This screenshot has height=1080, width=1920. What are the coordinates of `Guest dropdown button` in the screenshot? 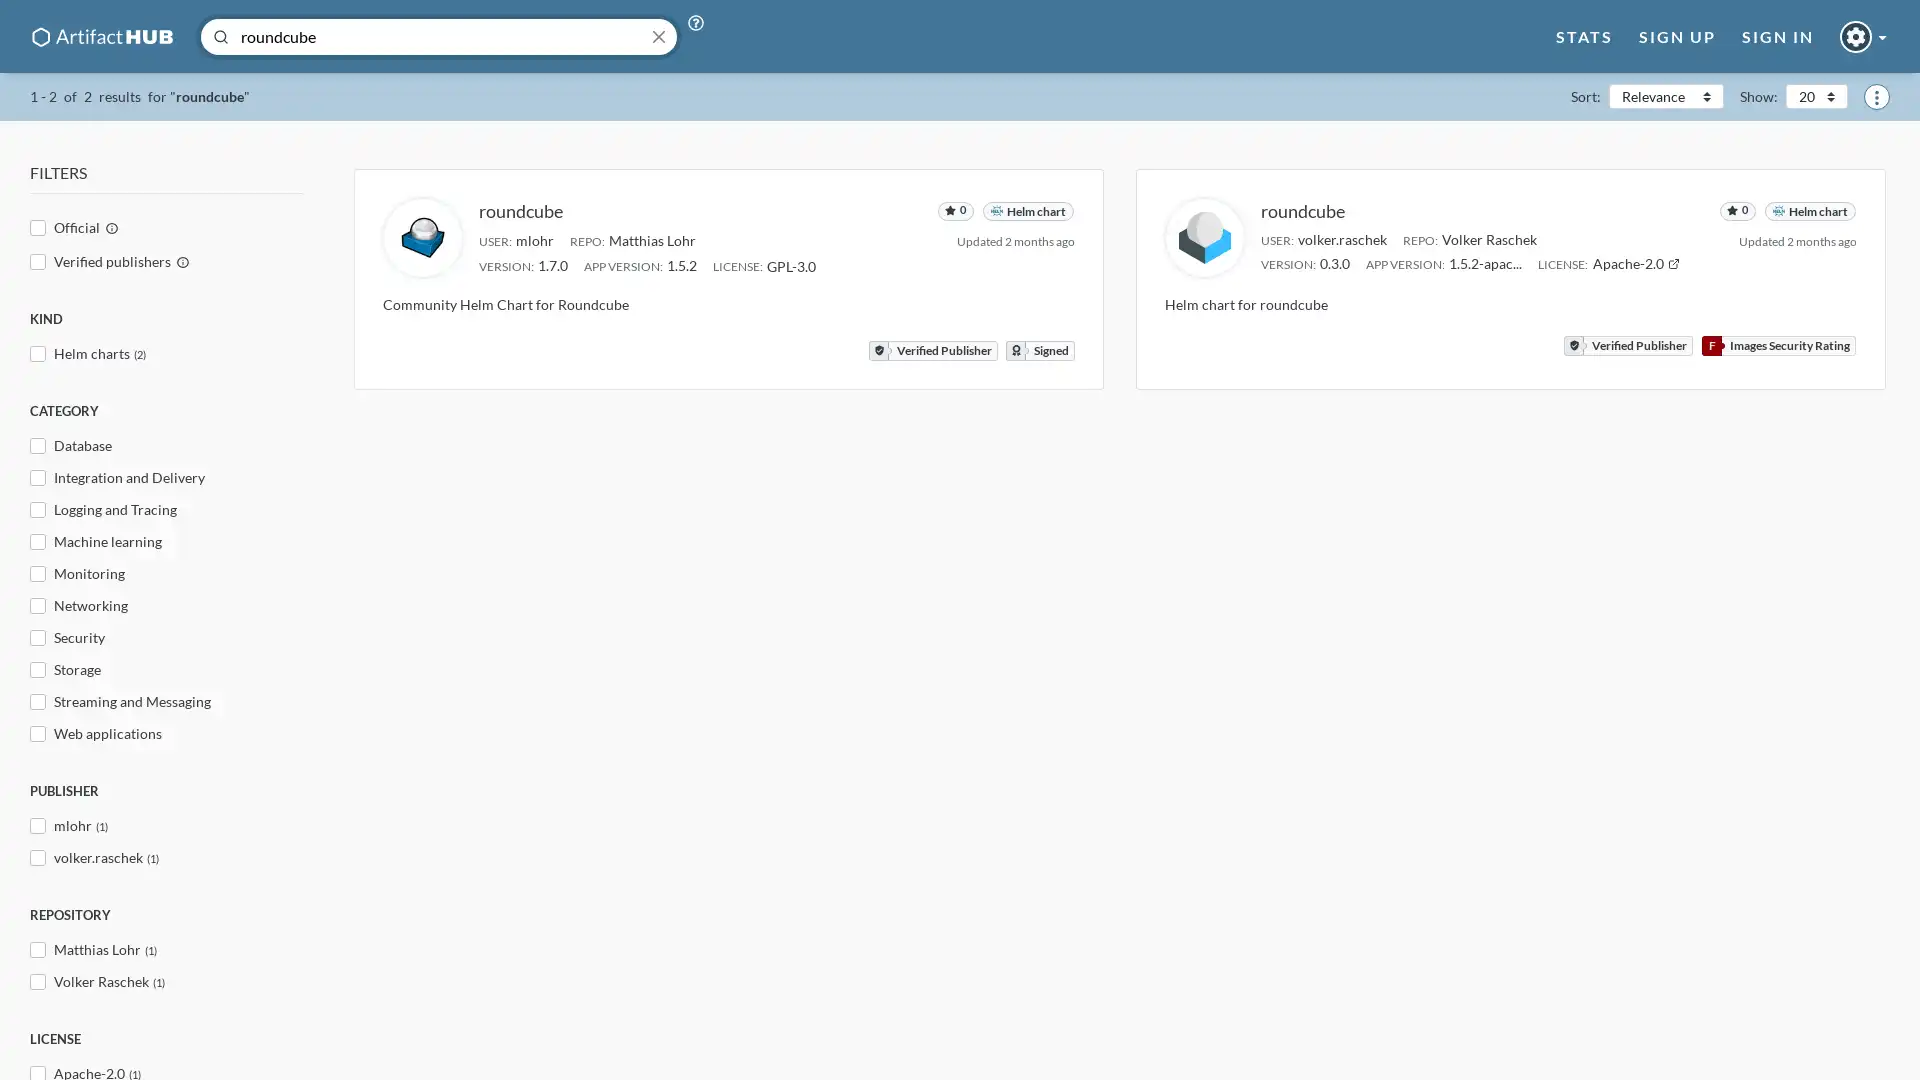 It's located at (1863, 35).